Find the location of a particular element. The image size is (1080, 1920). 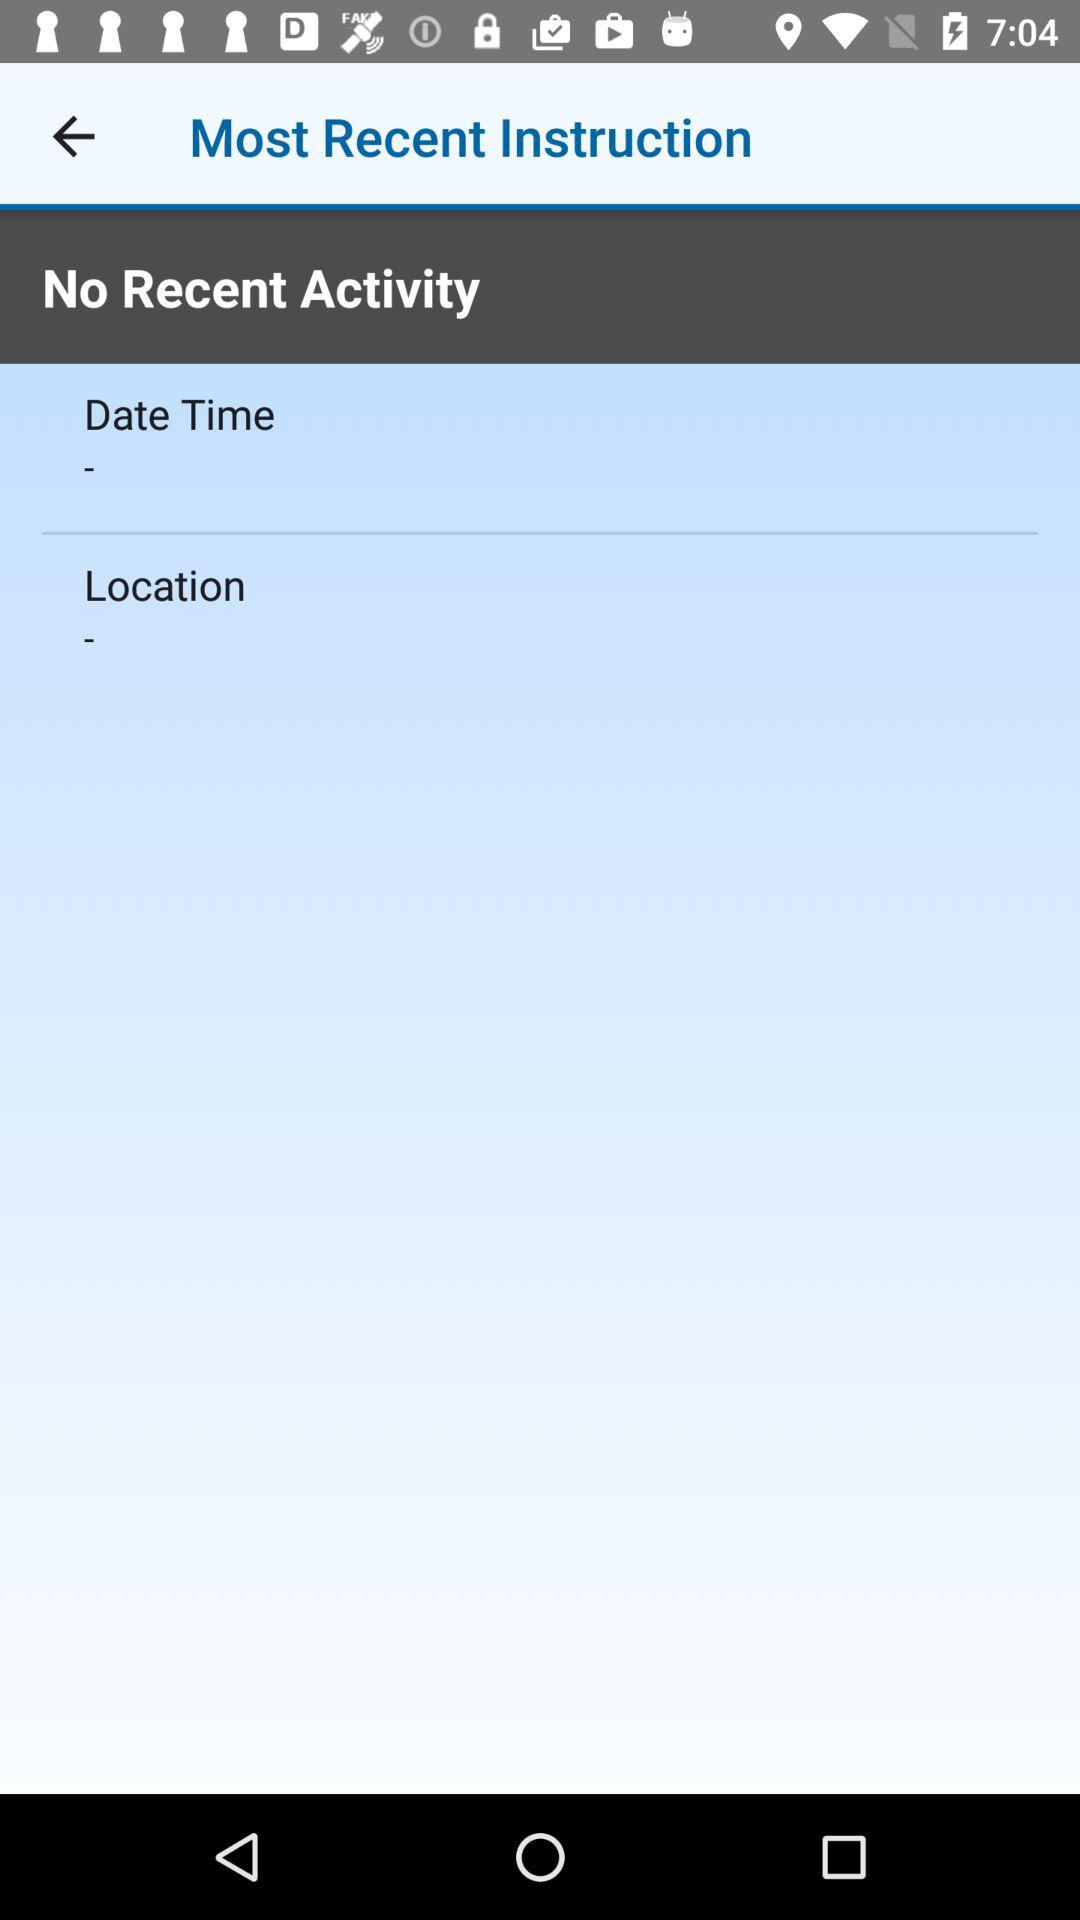

icon below the no recent activity item is located at coordinates (540, 412).